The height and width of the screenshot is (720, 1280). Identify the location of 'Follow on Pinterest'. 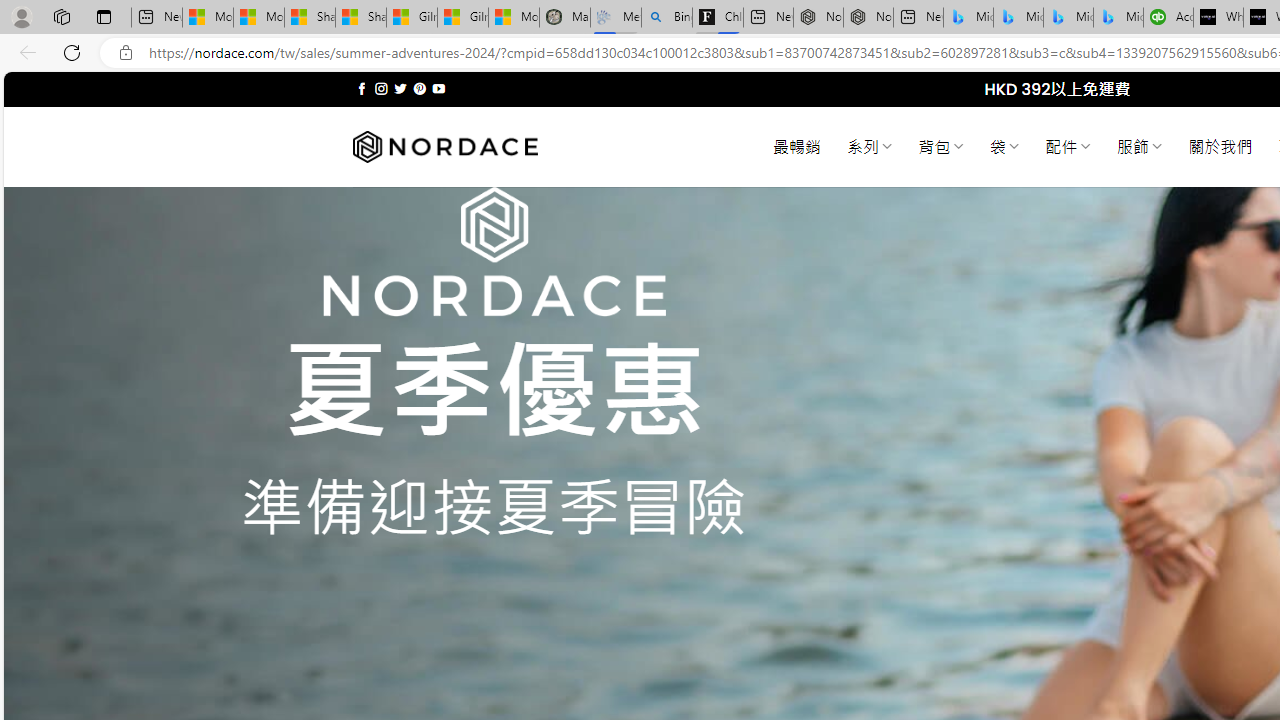
(418, 88).